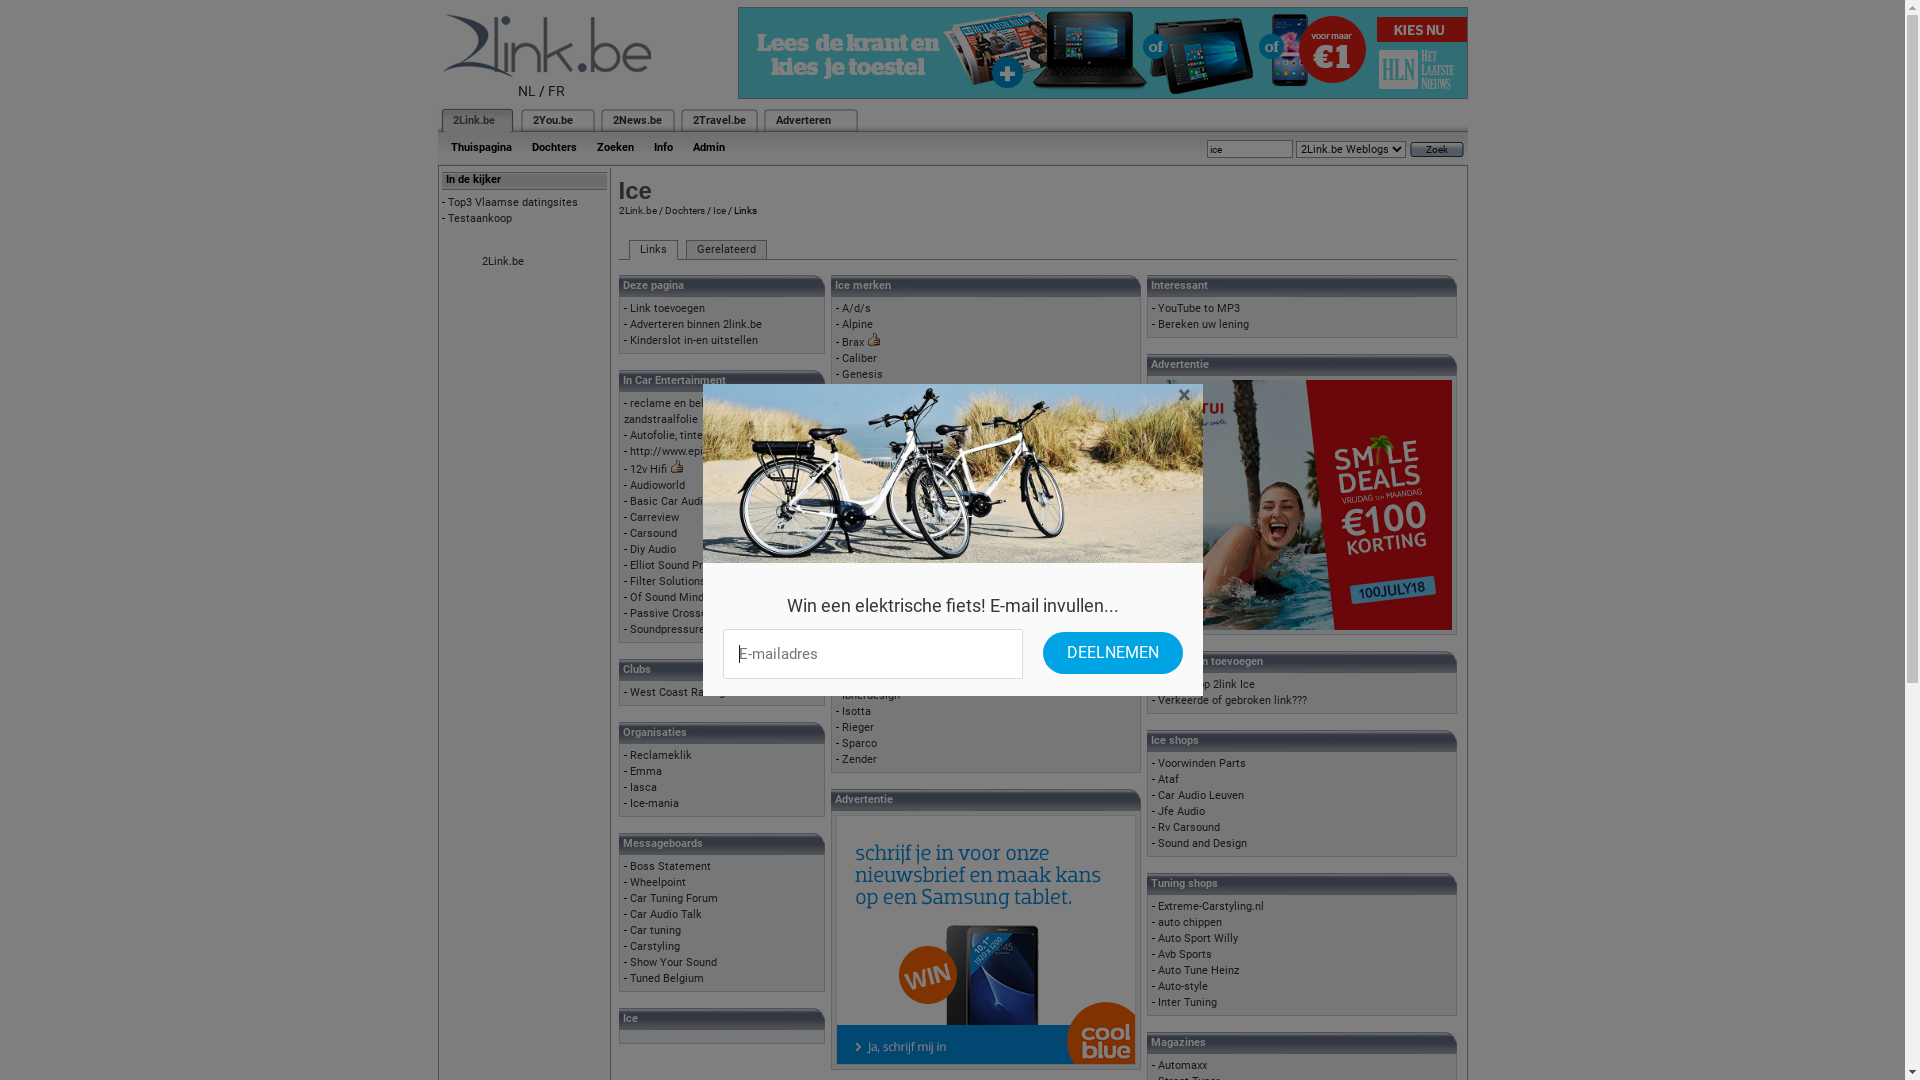 The width and height of the screenshot is (1920, 1080). I want to click on 'Inter Tuning', so click(1187, 1002).